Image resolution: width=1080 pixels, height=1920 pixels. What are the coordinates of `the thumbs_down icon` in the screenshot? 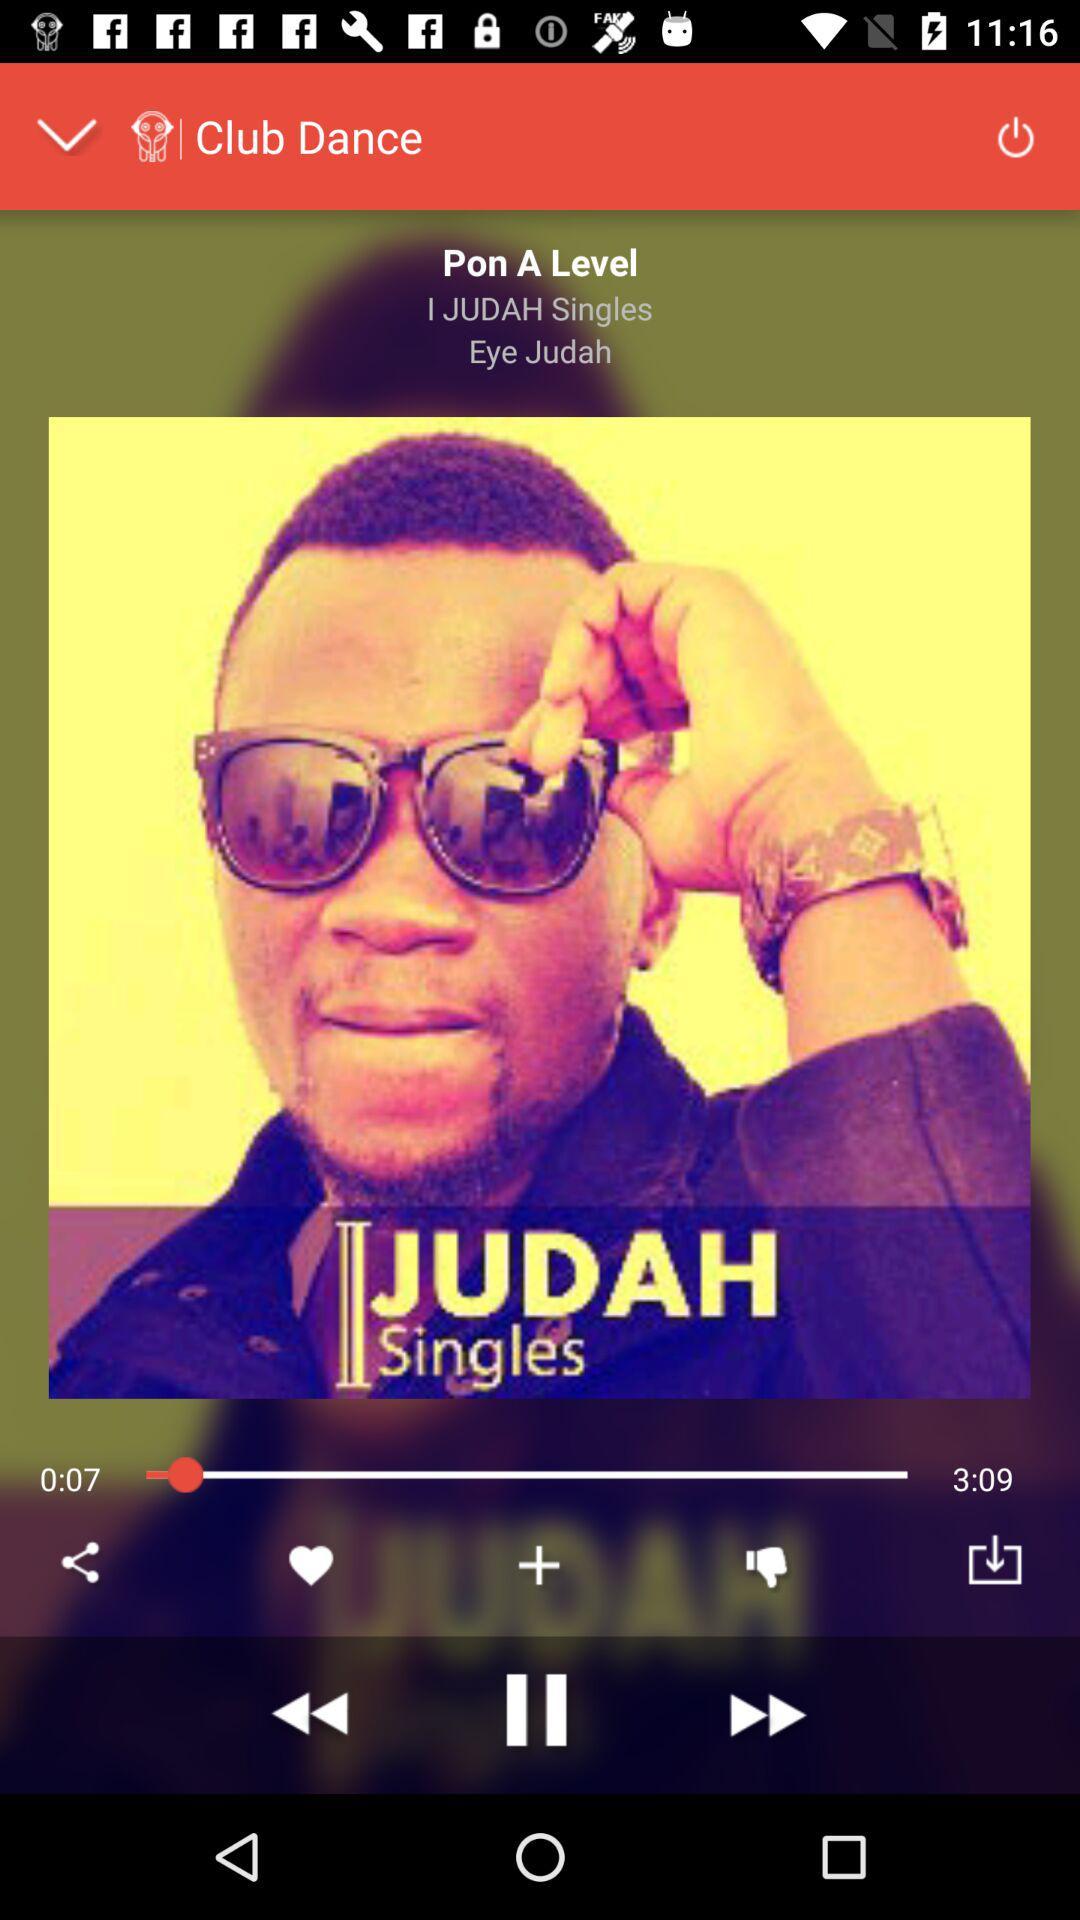 It's located at (766, 1564).